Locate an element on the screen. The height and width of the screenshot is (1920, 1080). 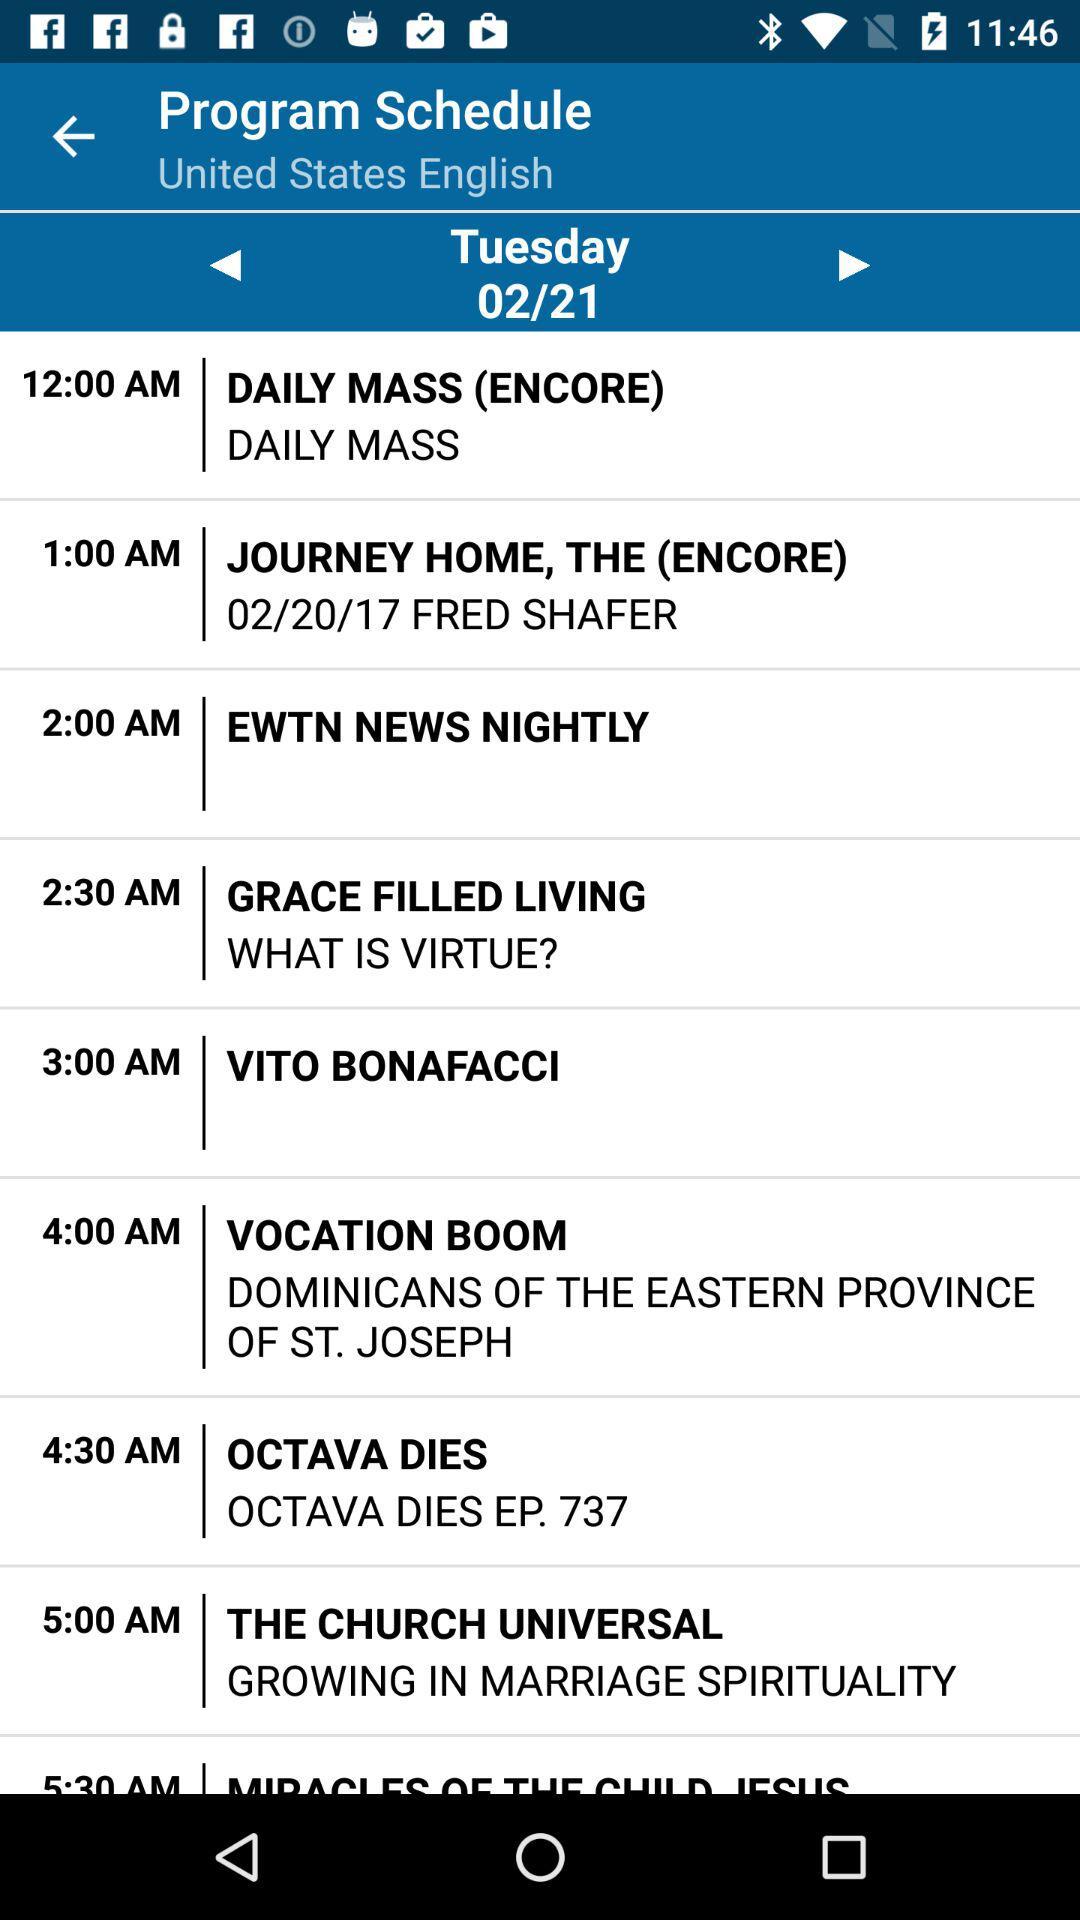
icon next to program schedule item is located at coordinates (72, 135).